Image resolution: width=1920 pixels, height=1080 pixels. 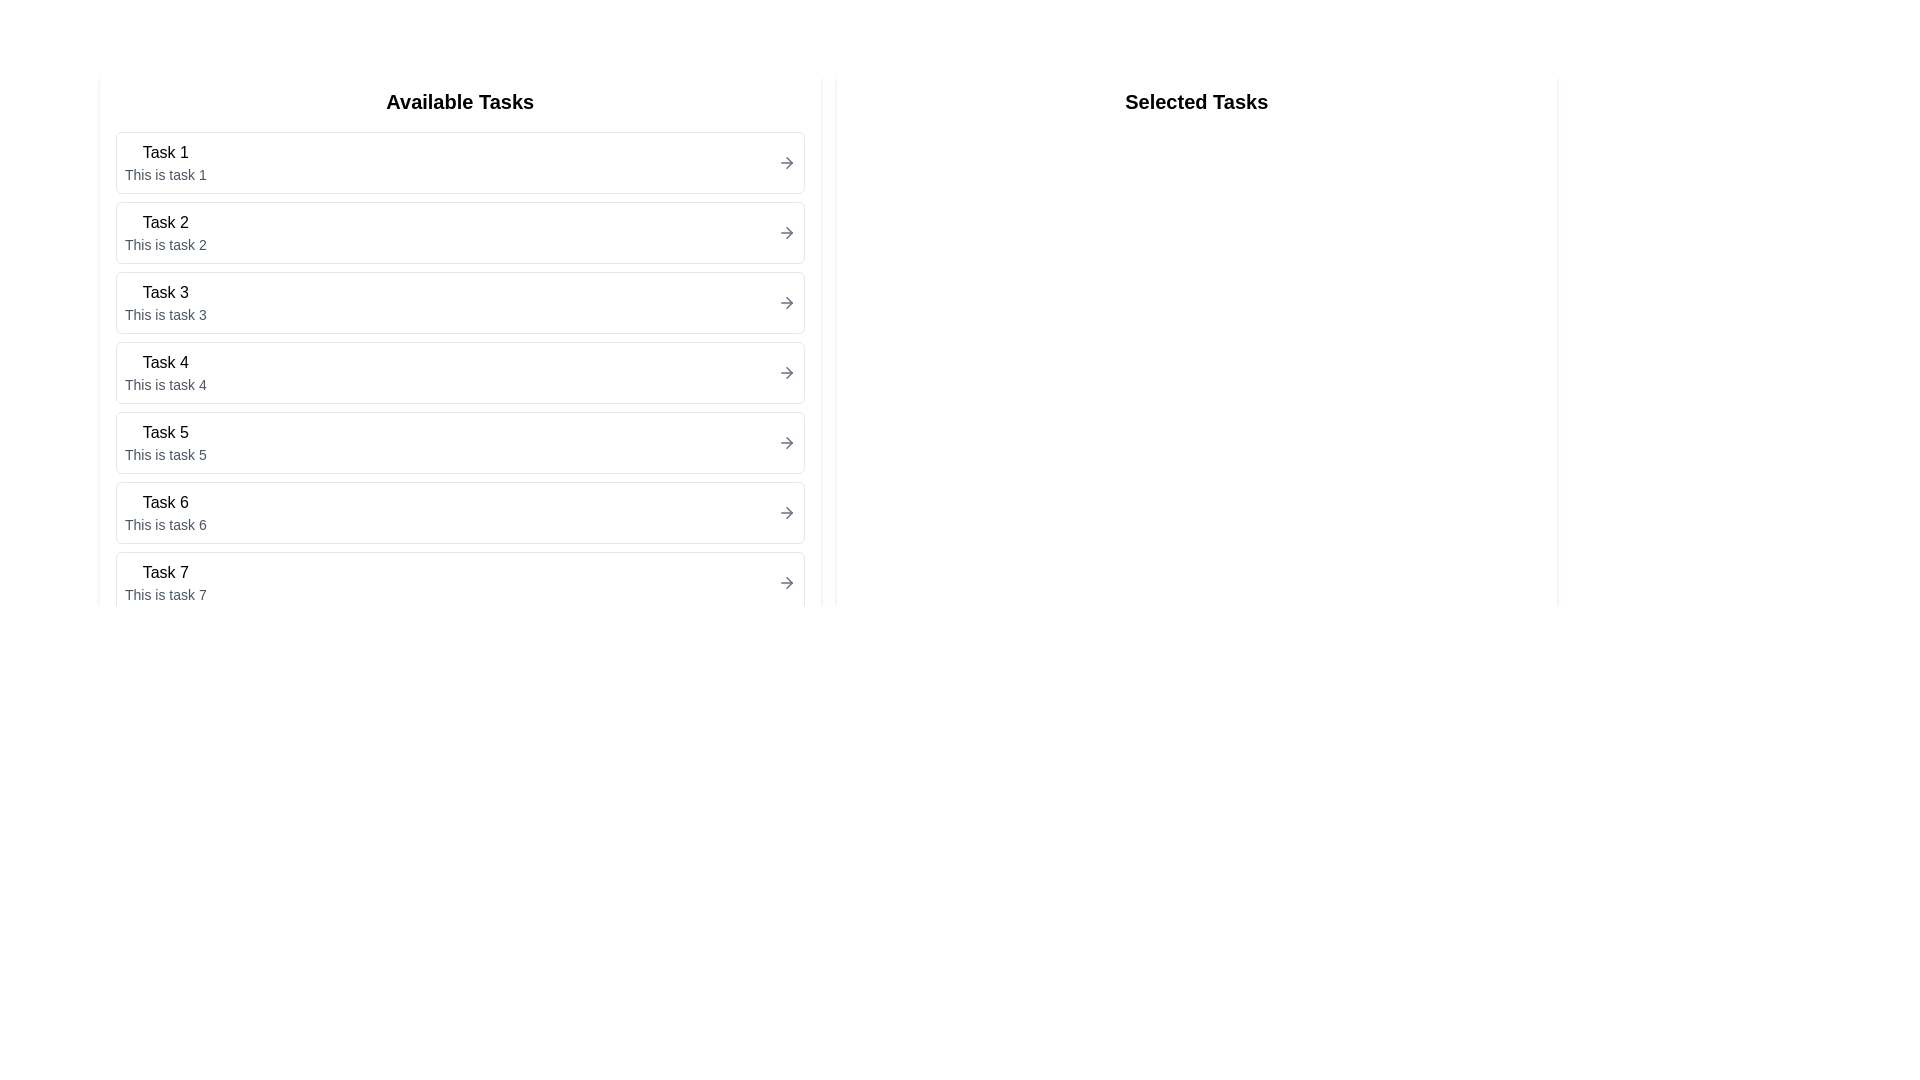 What do you see at coordinates (785, 582) in the screenshot?
I see `the arrow icon located to the right of 'Task 7' in the 'Available Tasks' list section` at bounding box center [785, 582].